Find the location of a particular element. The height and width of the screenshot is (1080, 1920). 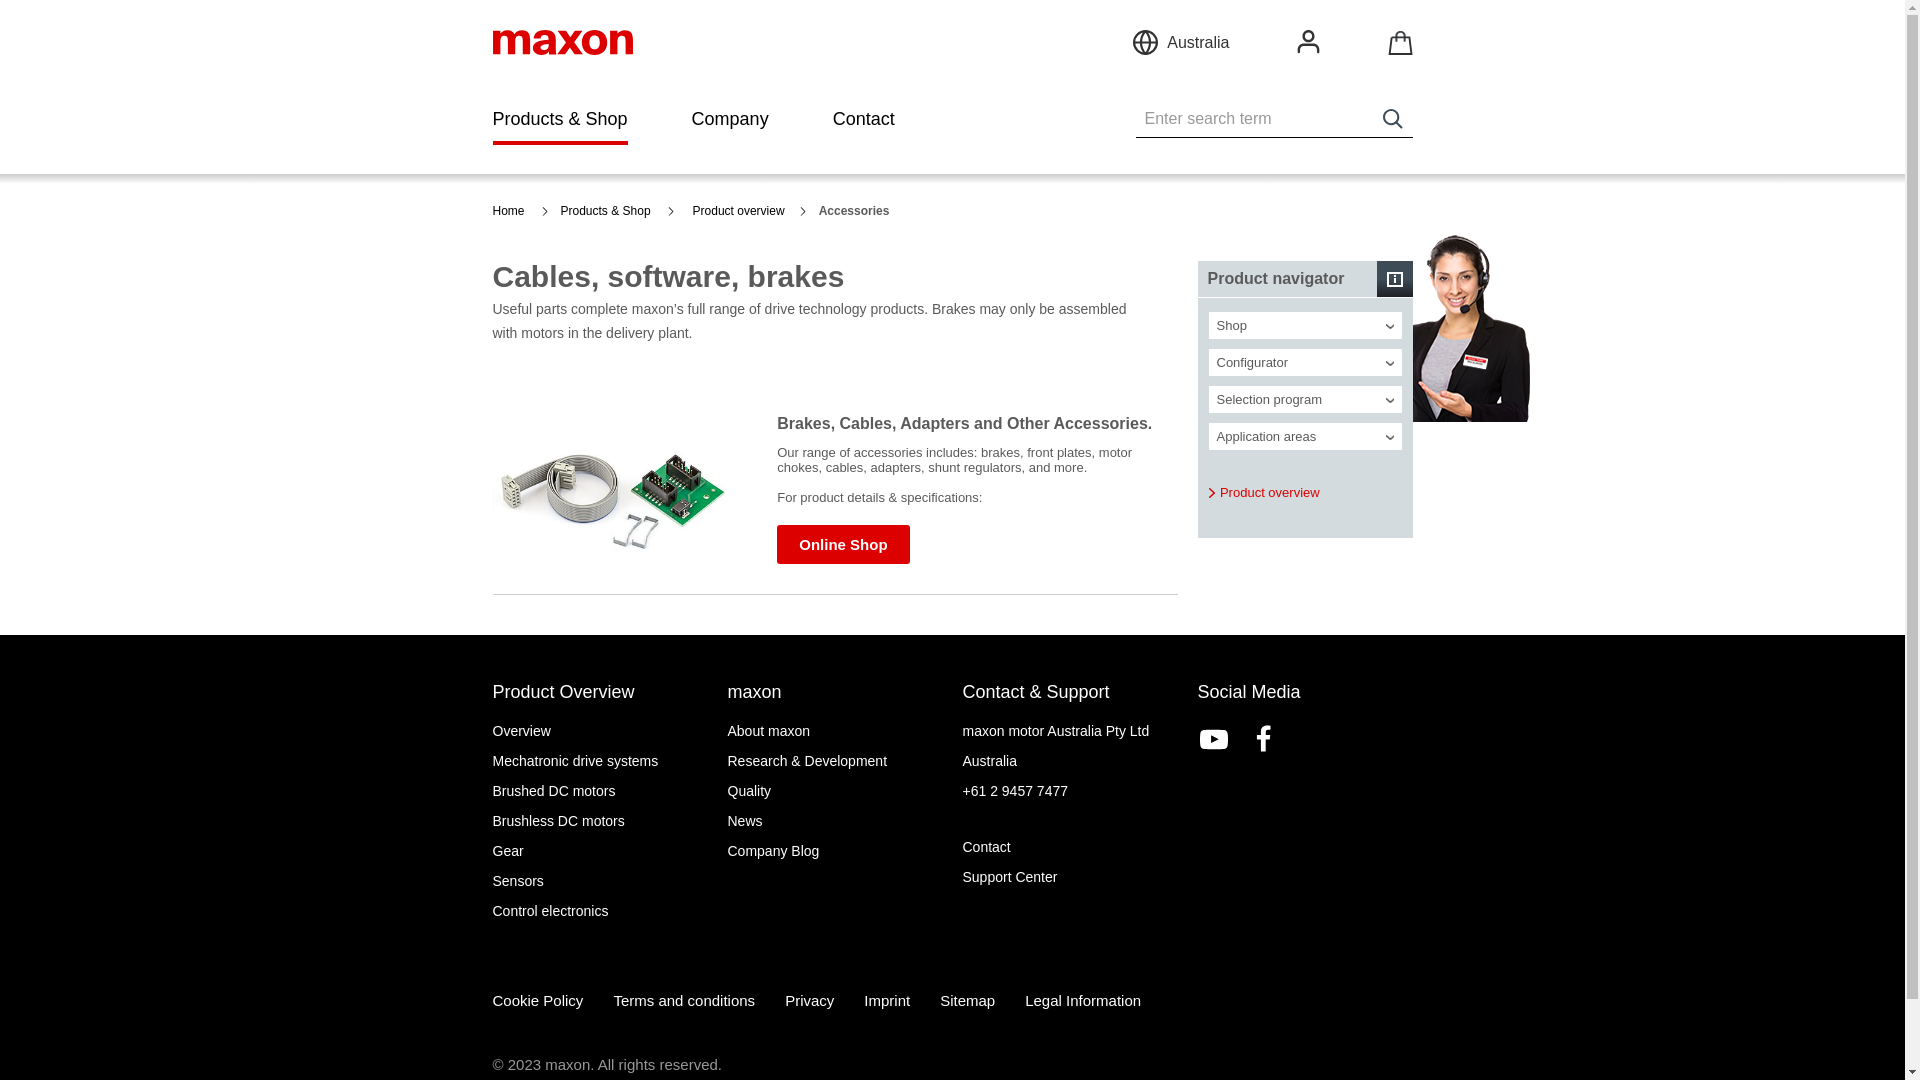

'About maxon' is located at coordinates (835, 731).